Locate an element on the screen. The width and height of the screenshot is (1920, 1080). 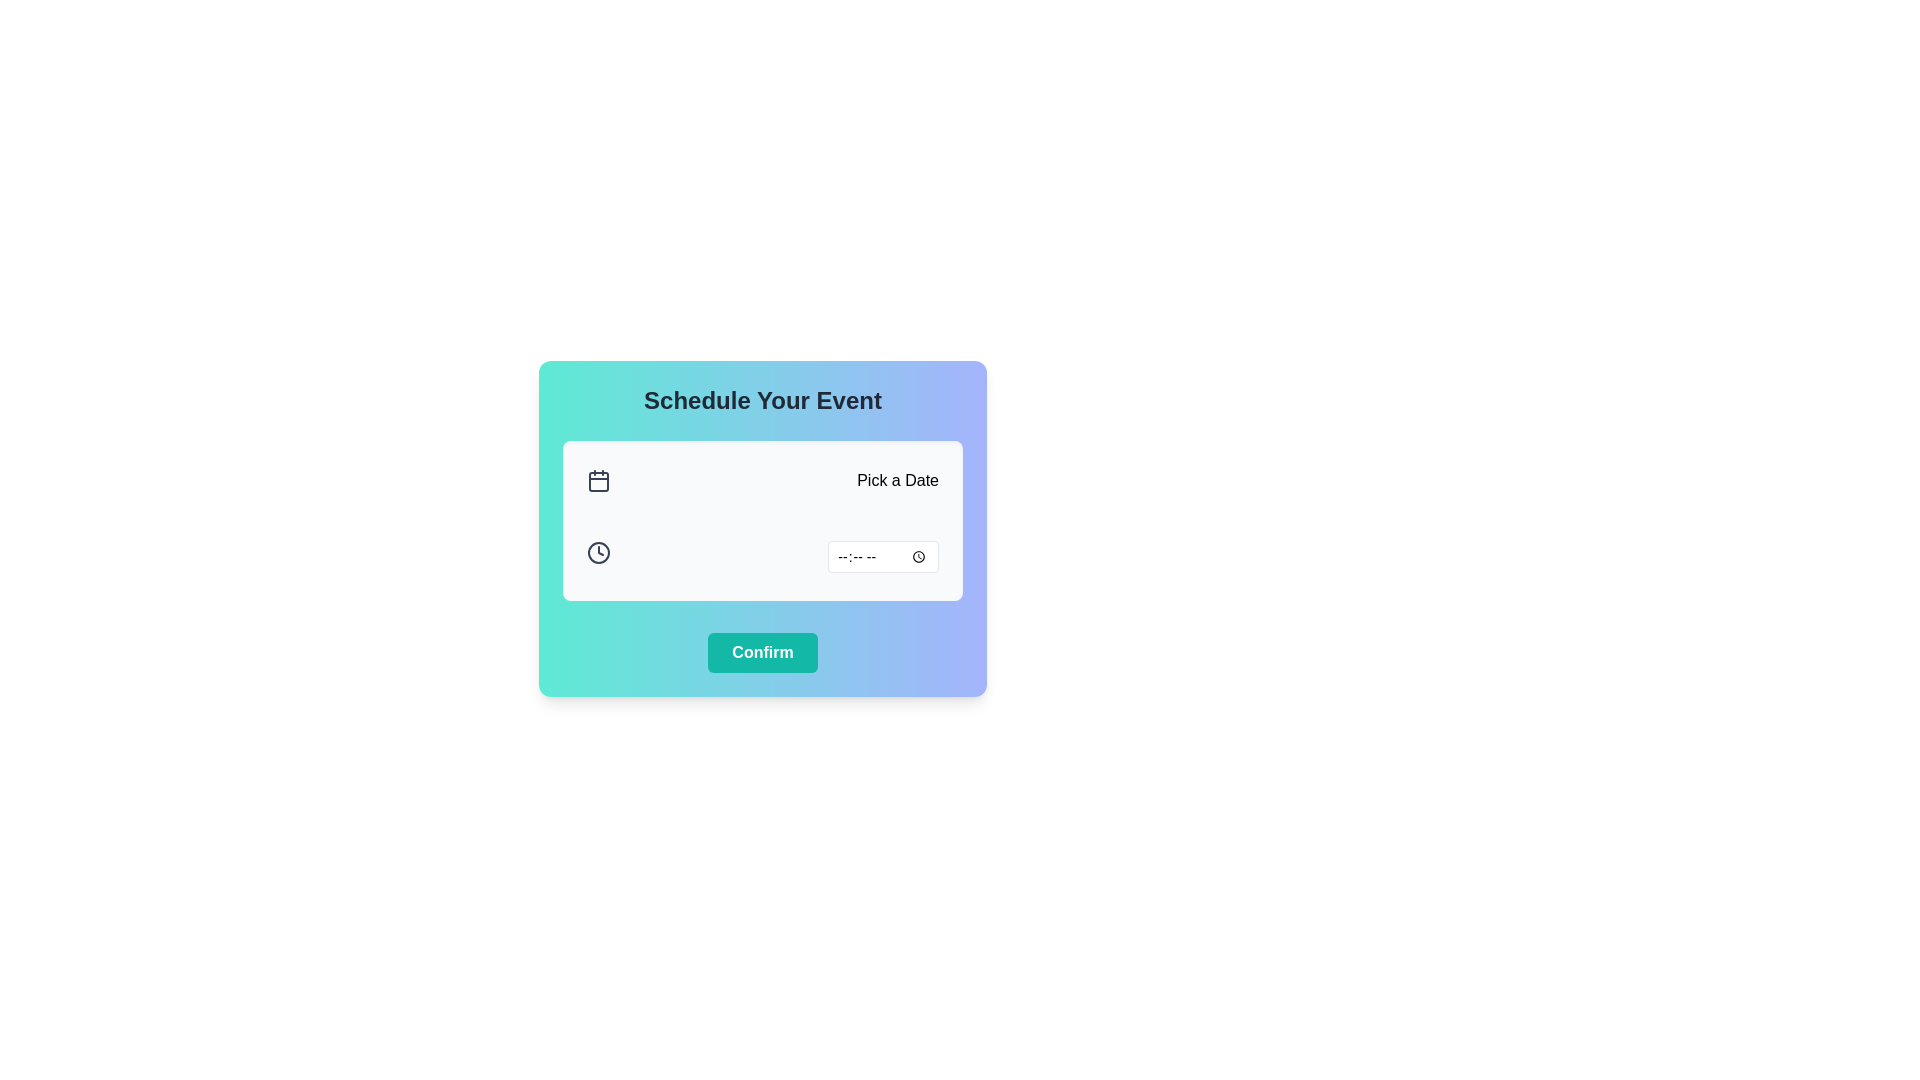
the center circle of the clock icon located in the lower-left portion of the card-like layout is located at coordinates (598, 552).